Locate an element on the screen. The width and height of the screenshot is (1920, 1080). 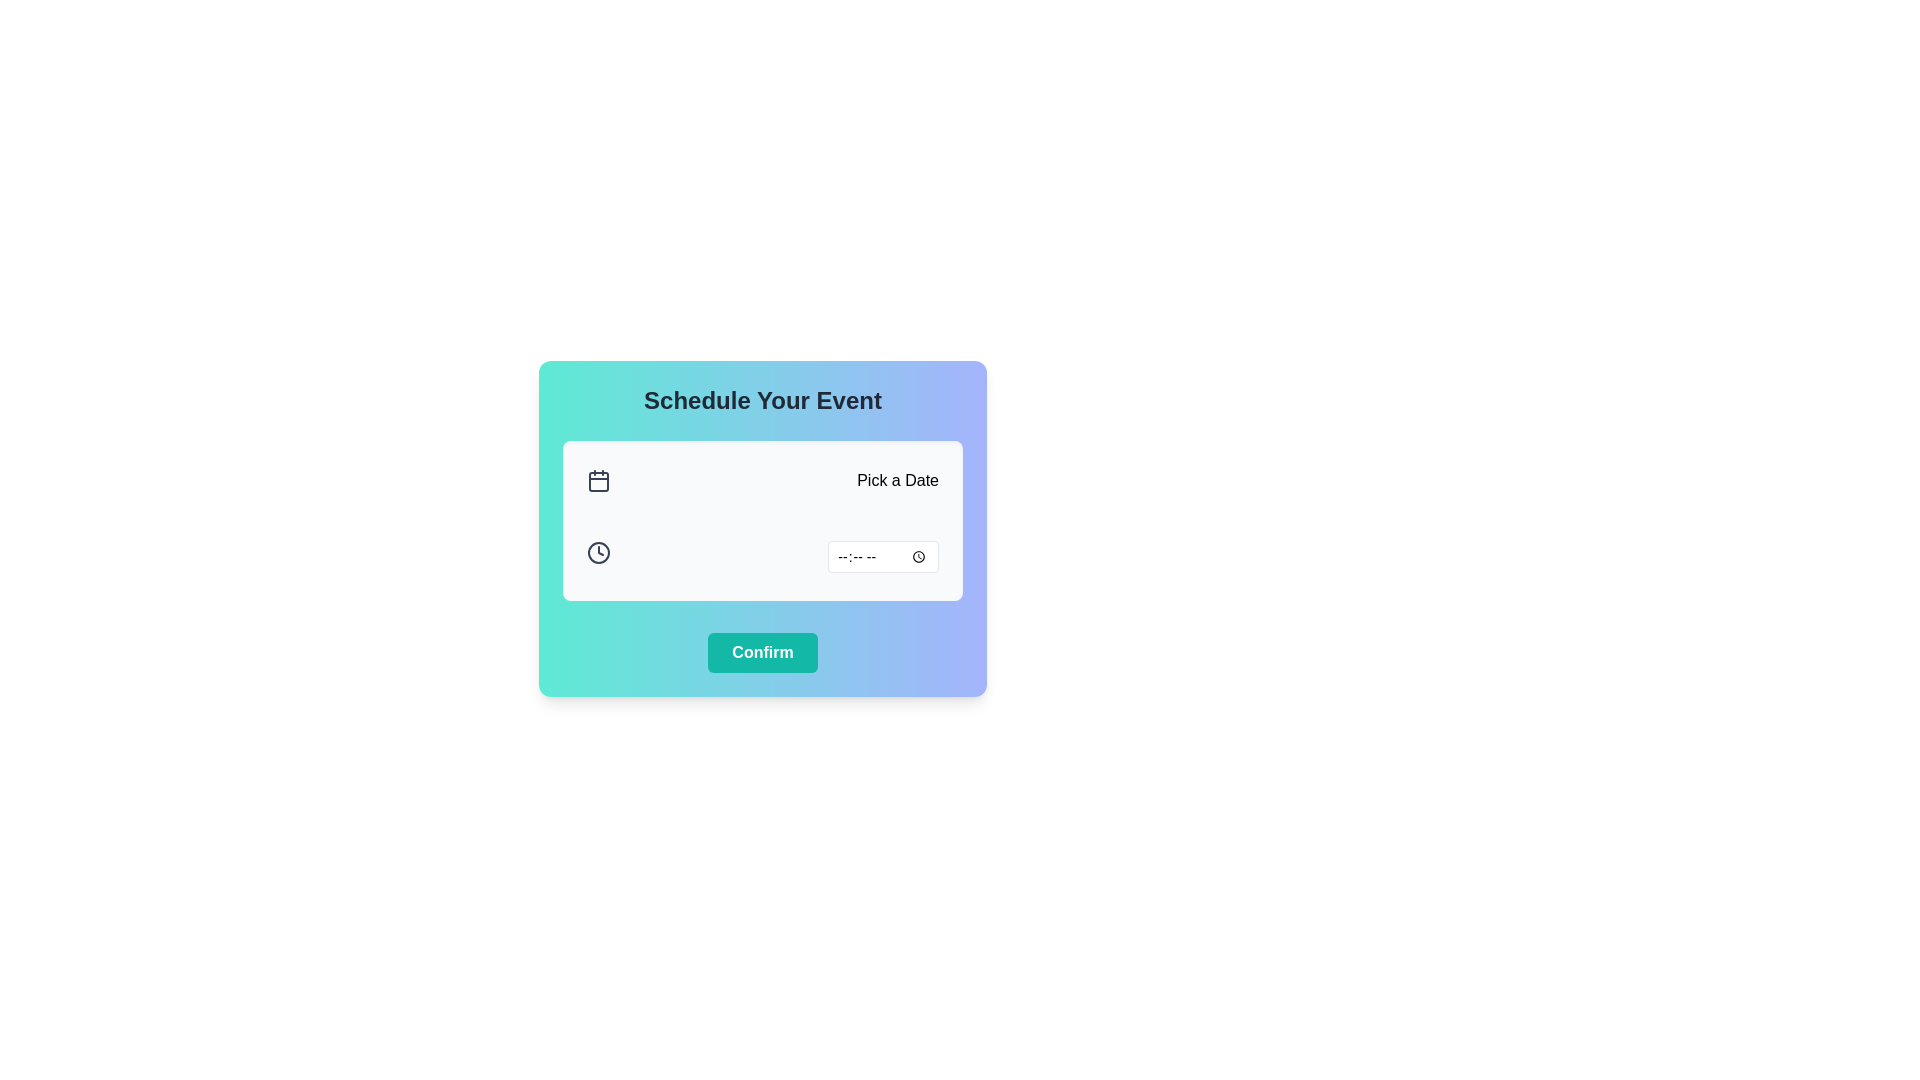
the center circle of the clock icon located in the lower-left portion of the card-like layout is located at coordinates (598, 552).